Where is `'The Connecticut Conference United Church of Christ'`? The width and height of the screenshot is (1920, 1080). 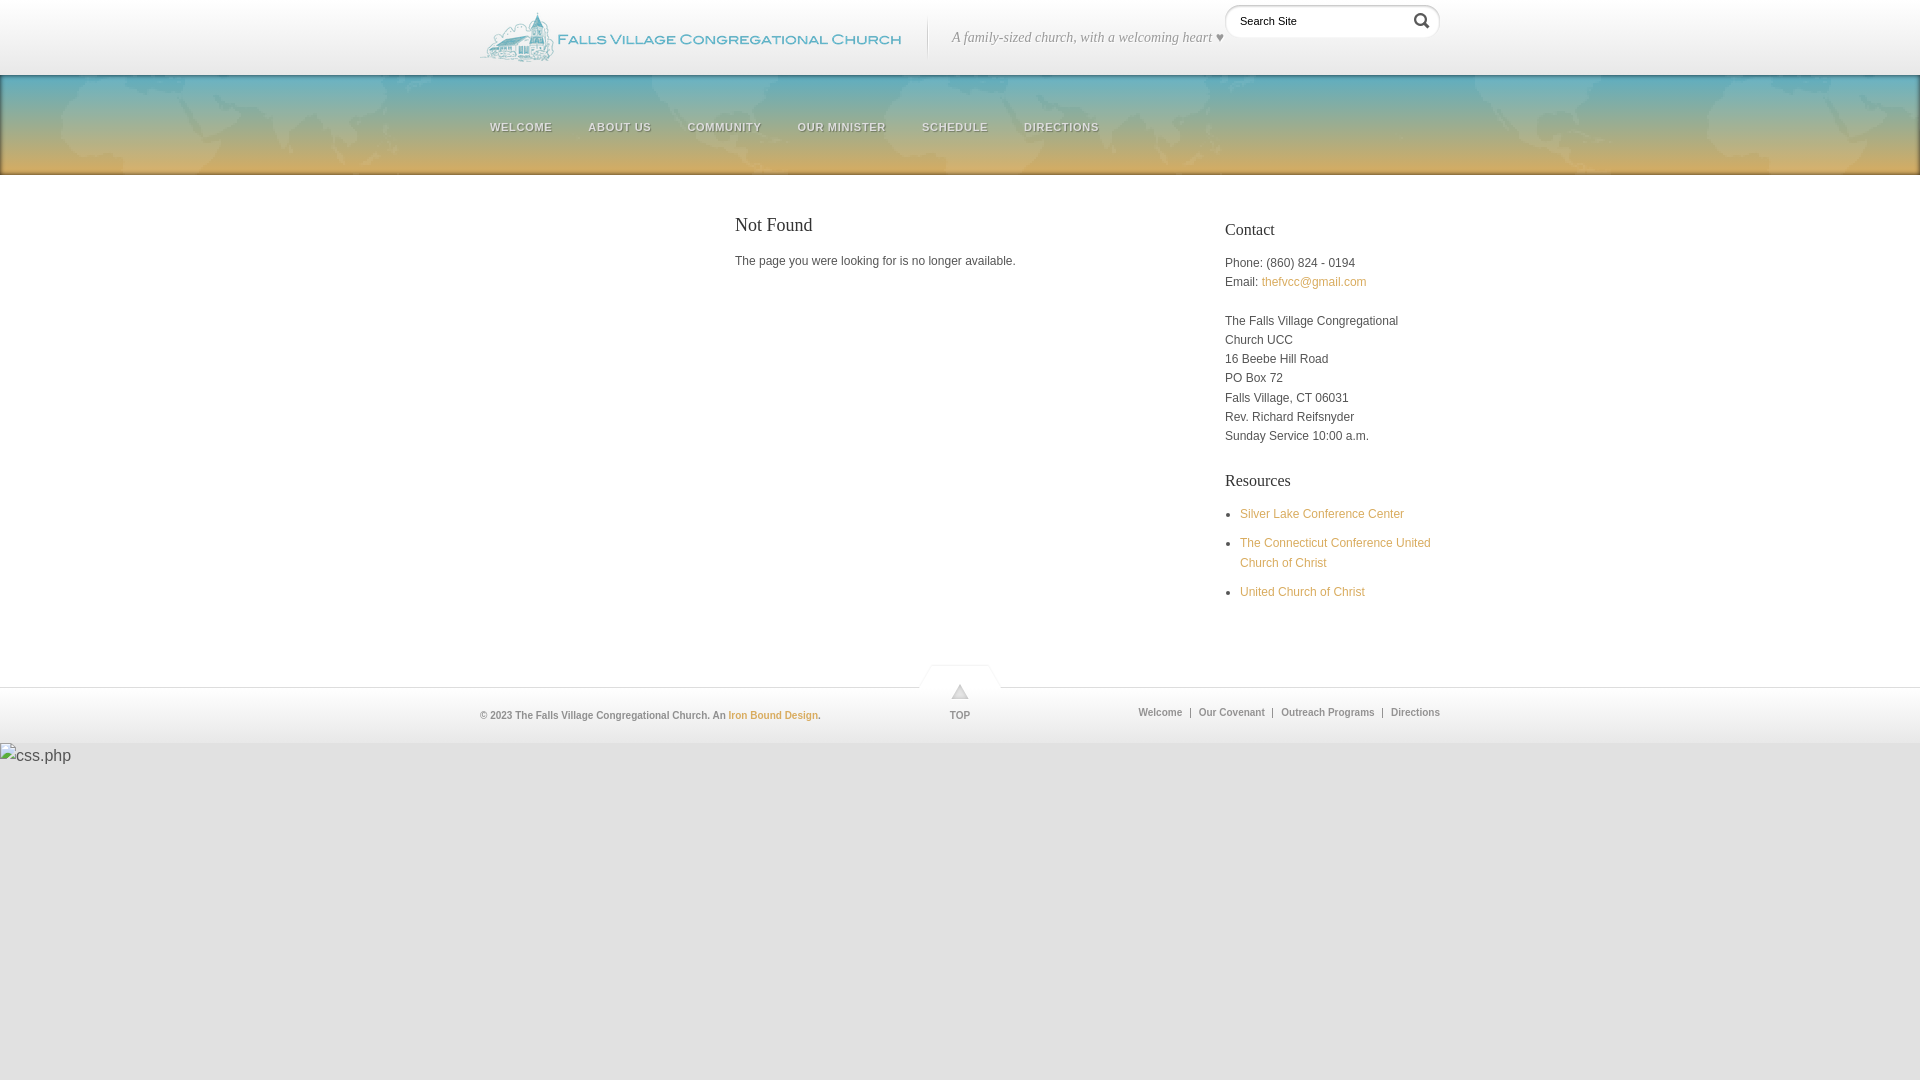 'The Connecticut Conference United Church of Christ' is located at coordinates (1335, 552).